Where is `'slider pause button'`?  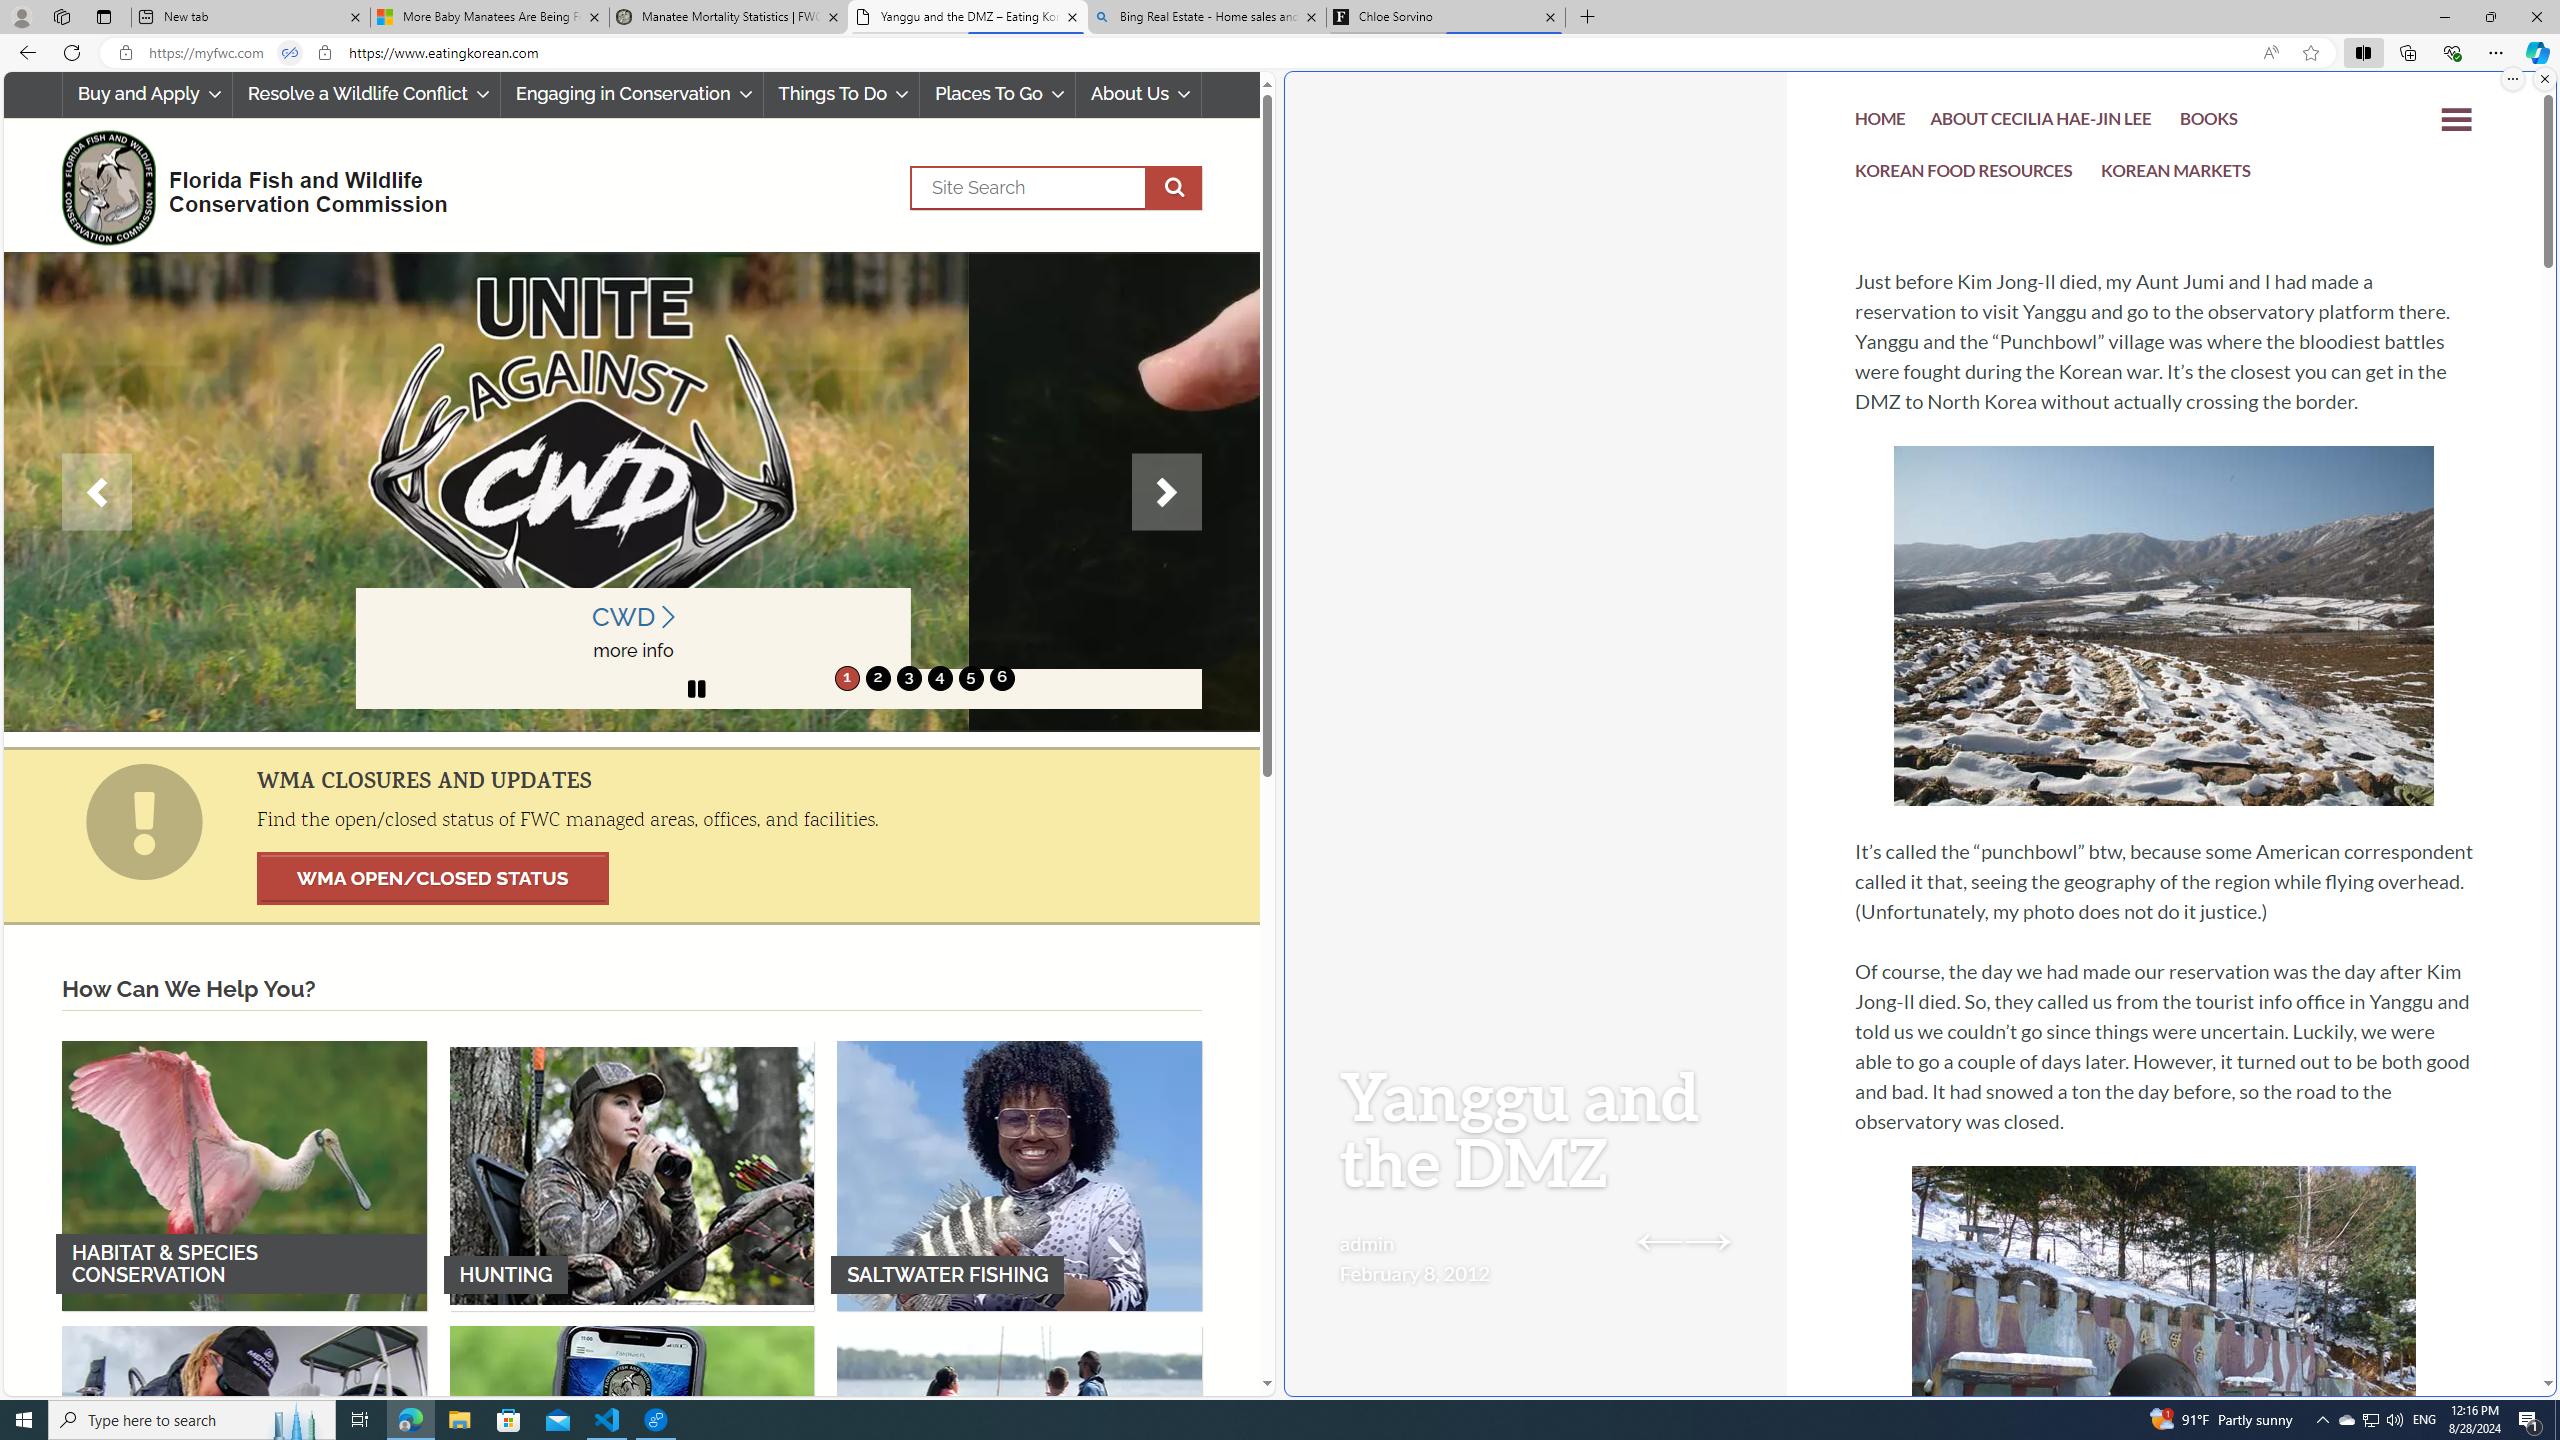
'slider pause button' is located at coordinates (697, 689).